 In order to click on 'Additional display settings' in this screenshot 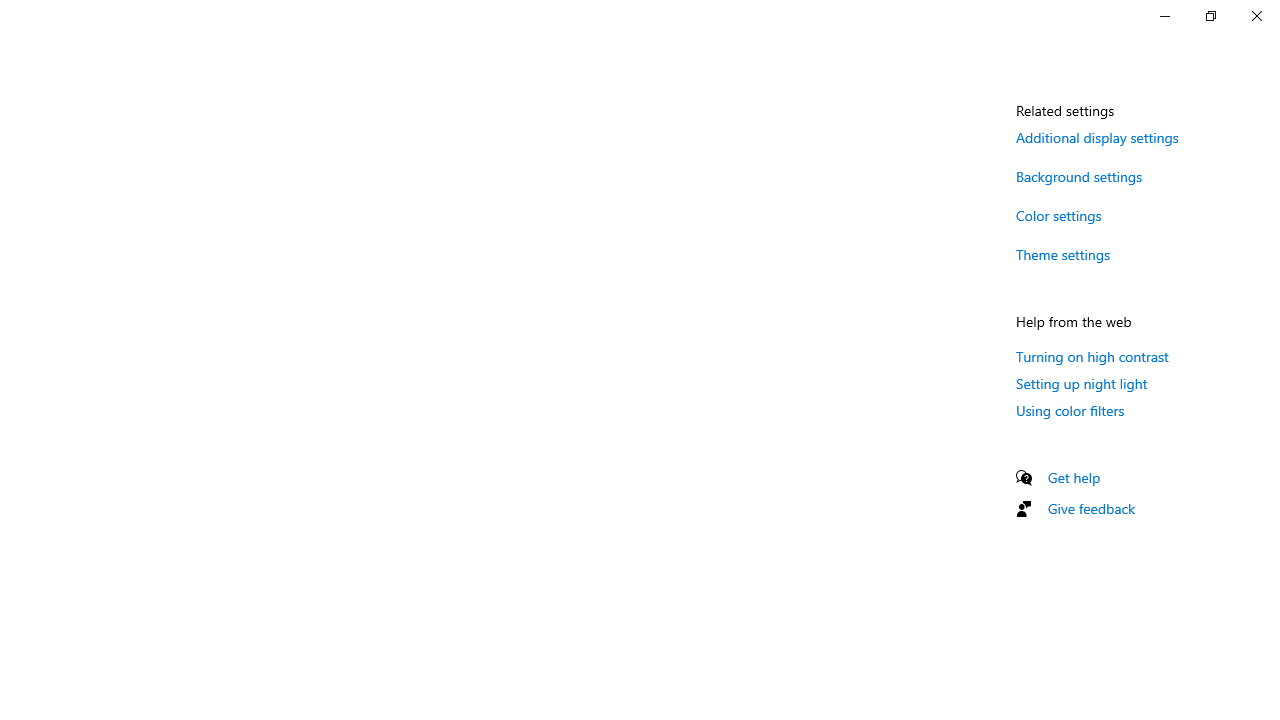, I will do `click(1096, 136)`.